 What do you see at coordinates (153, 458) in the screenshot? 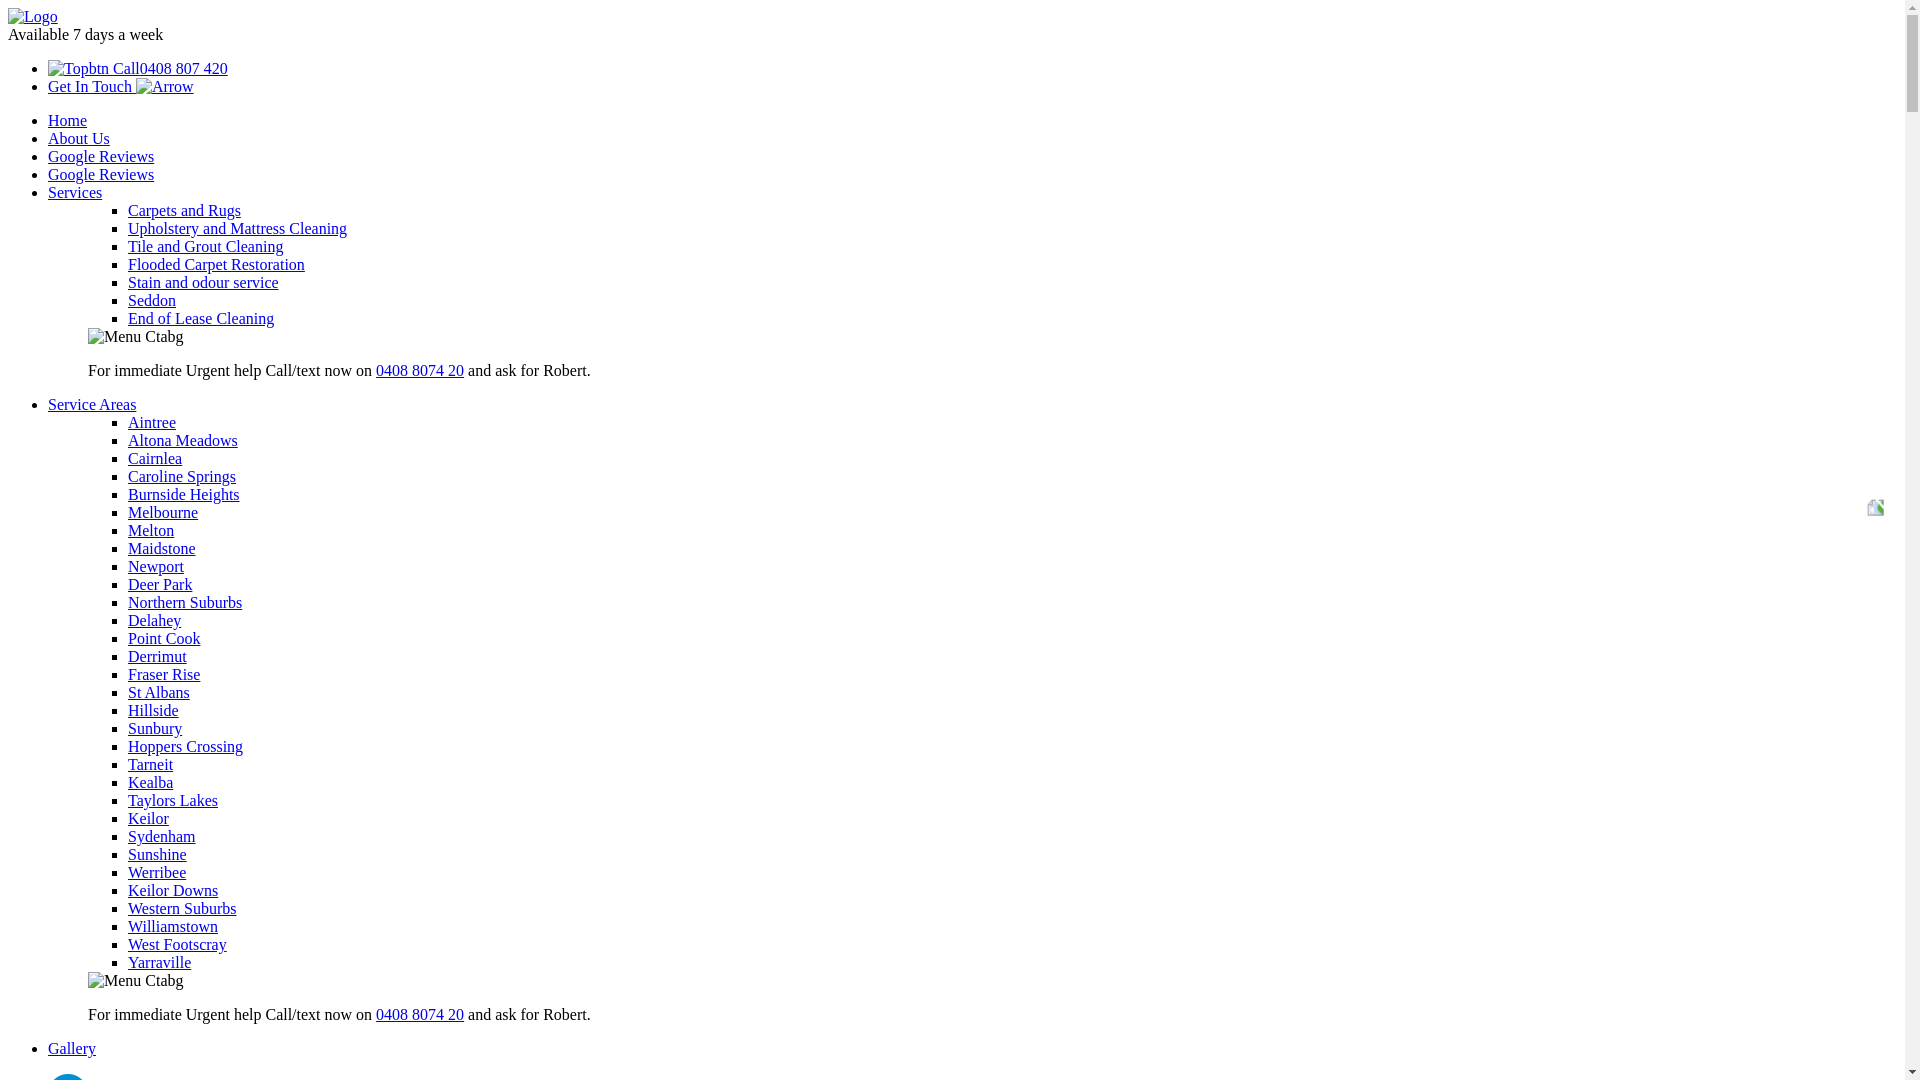
I see `'Cairnlea'` at bounding box center [153, 458].